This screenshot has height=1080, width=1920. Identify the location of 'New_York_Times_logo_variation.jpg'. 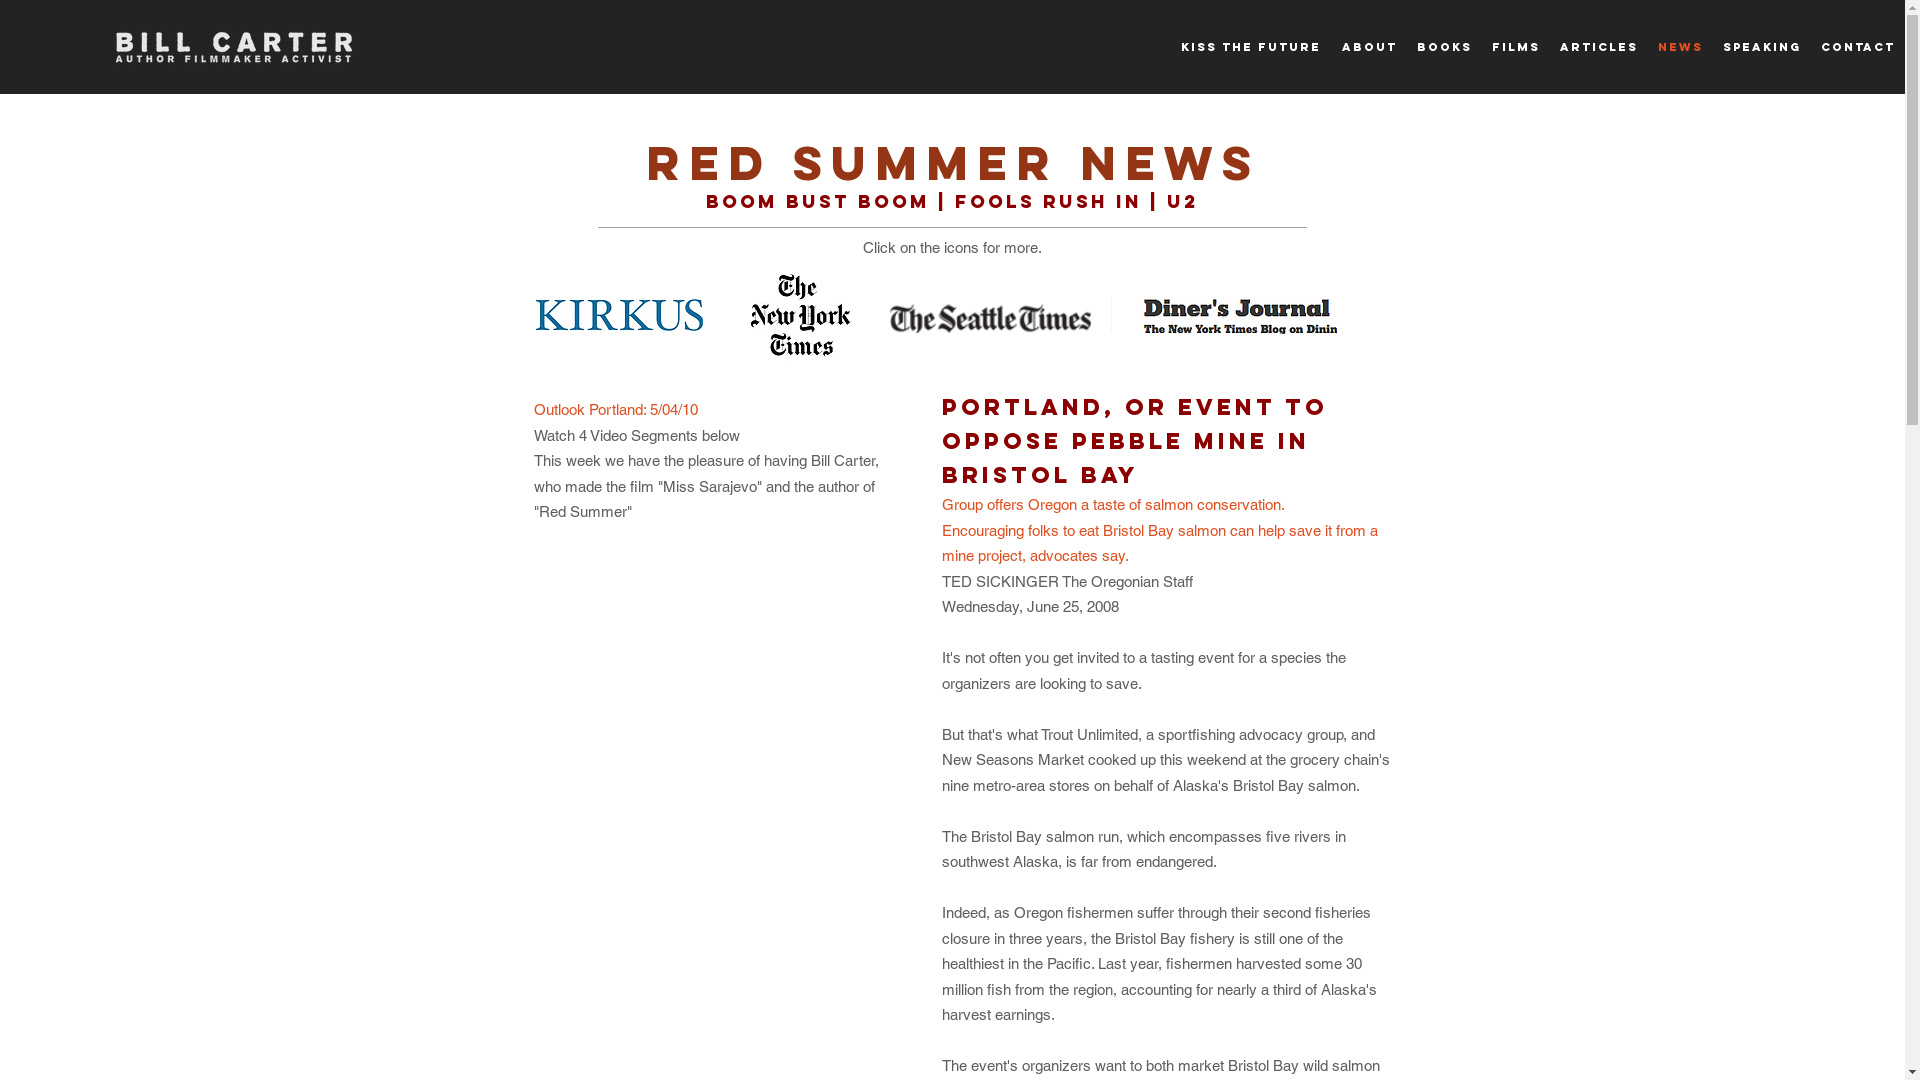
(743, 315).